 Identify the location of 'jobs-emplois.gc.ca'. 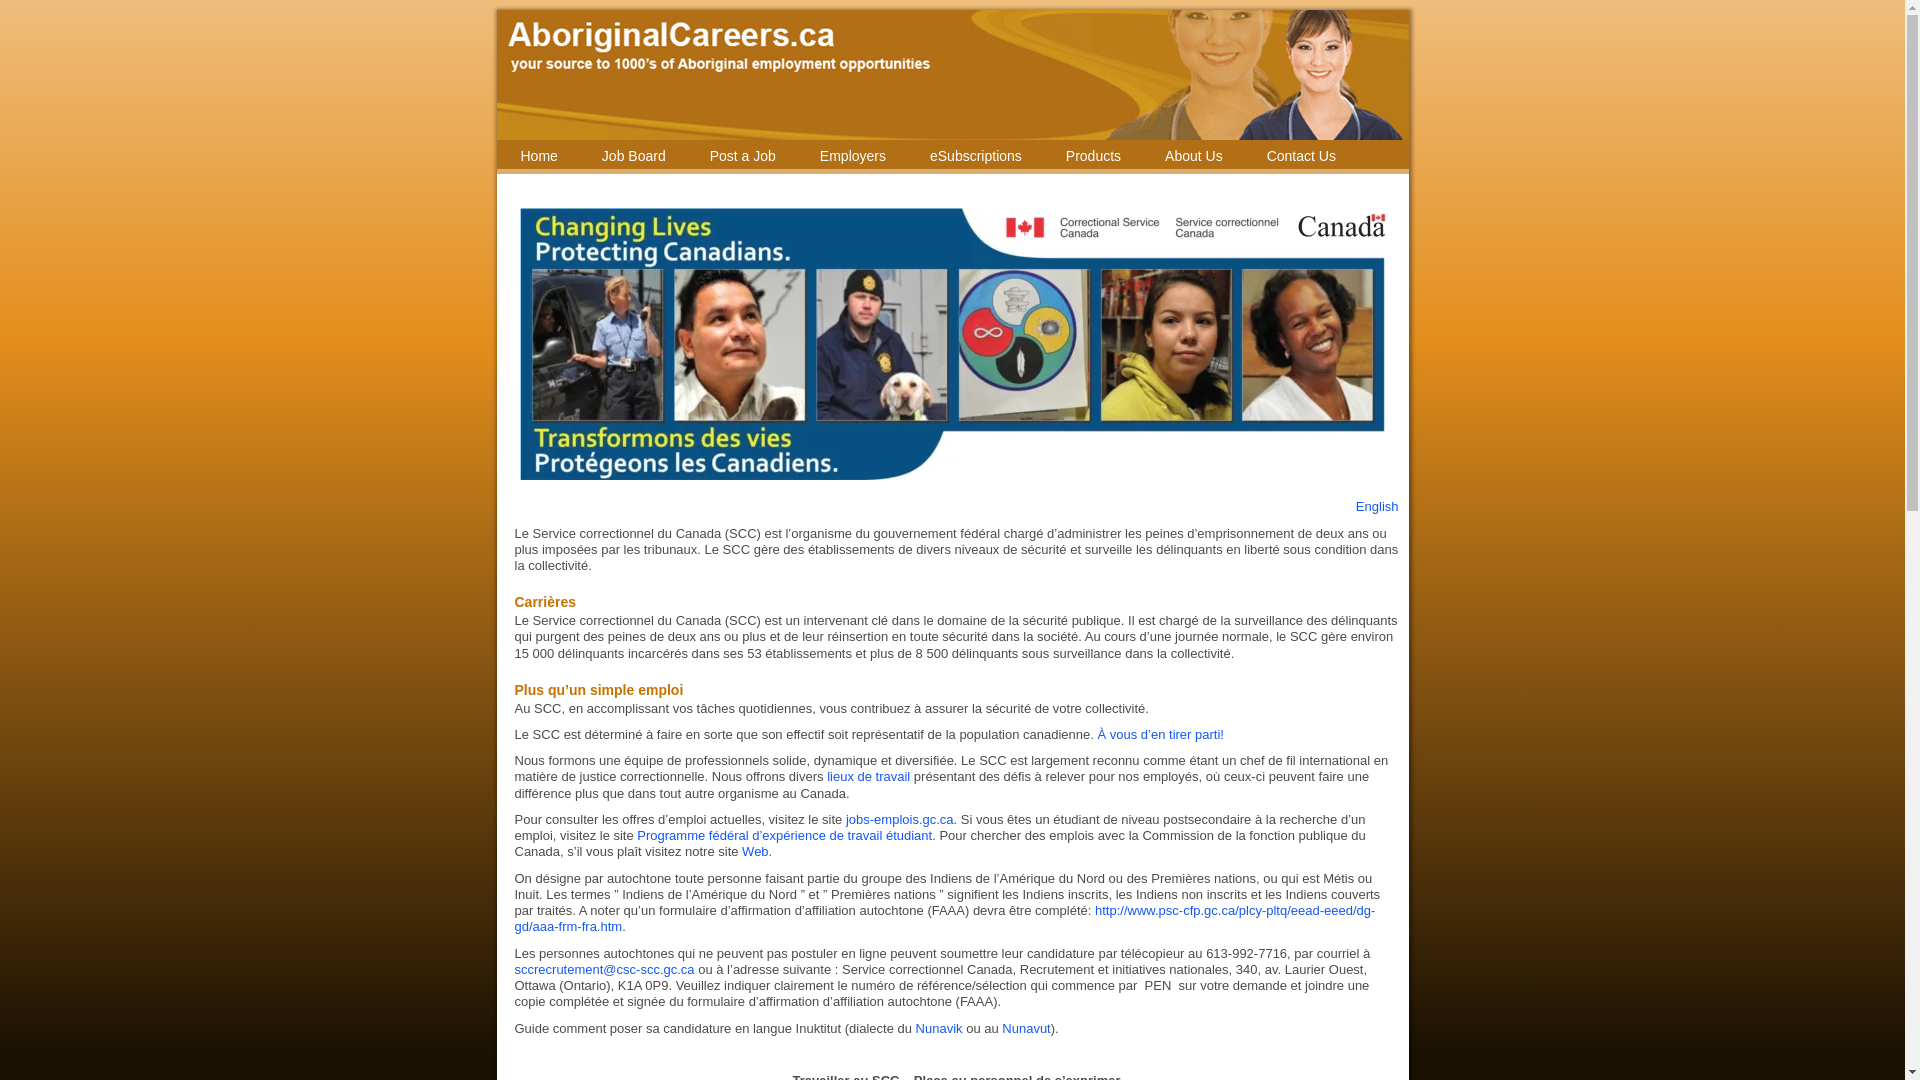
(899, 819).